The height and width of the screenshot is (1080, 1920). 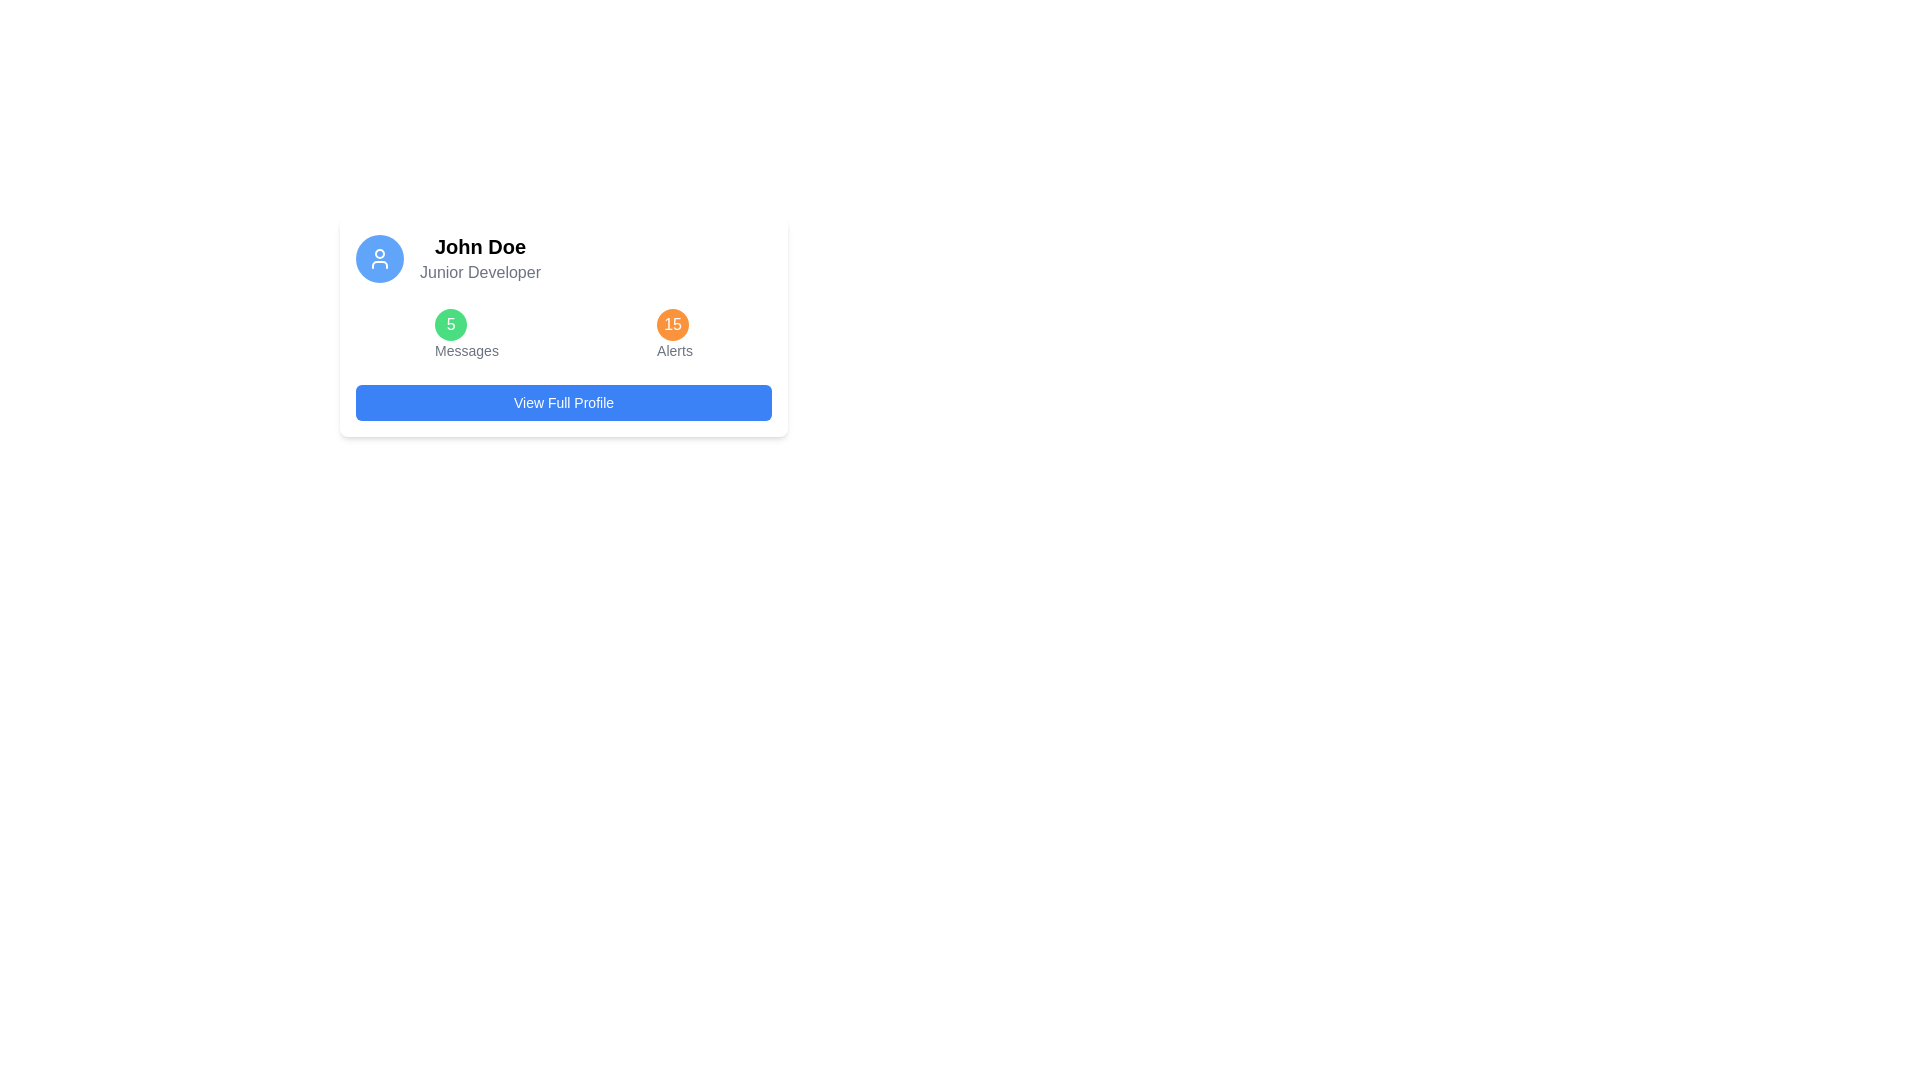 I want to click on the alert represented by the circular orange Notification Badge displaying the number '15', so click(x=673, y=323).